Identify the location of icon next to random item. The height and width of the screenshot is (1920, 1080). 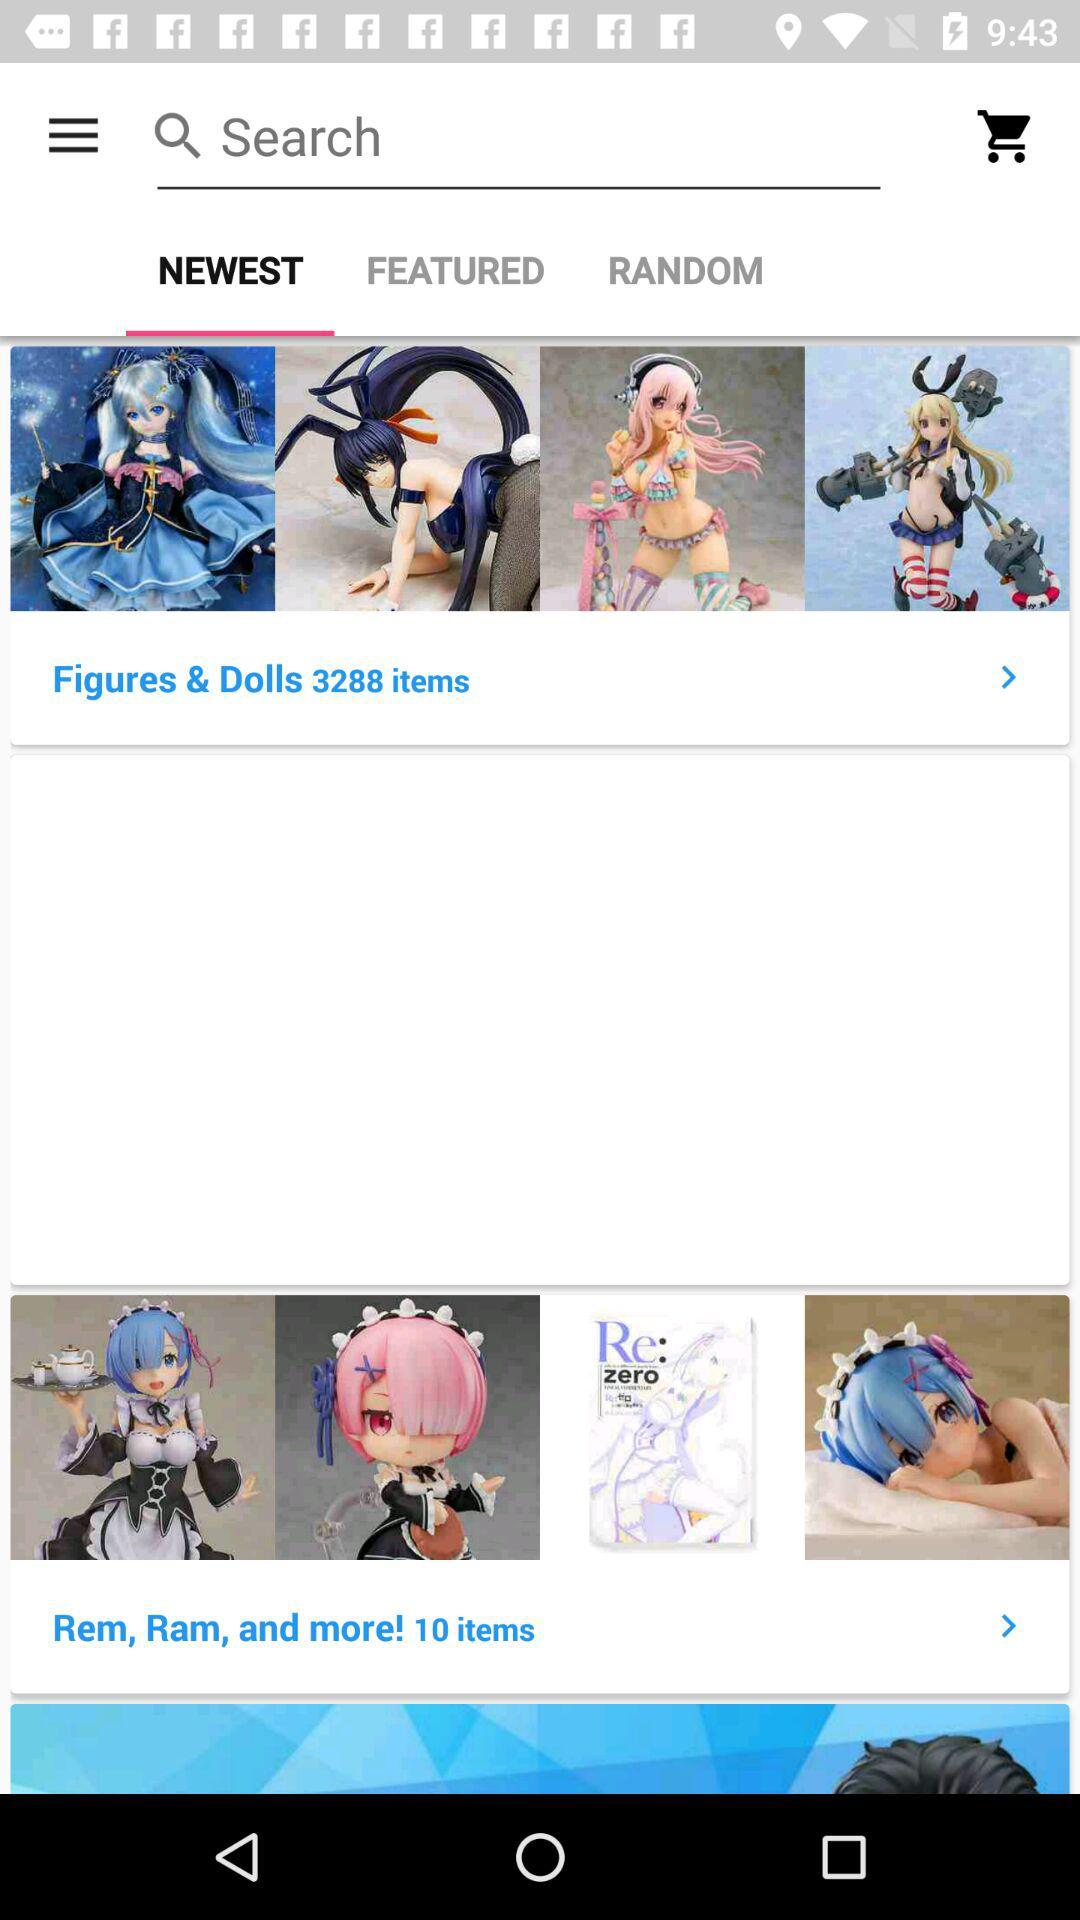
(455, 269).